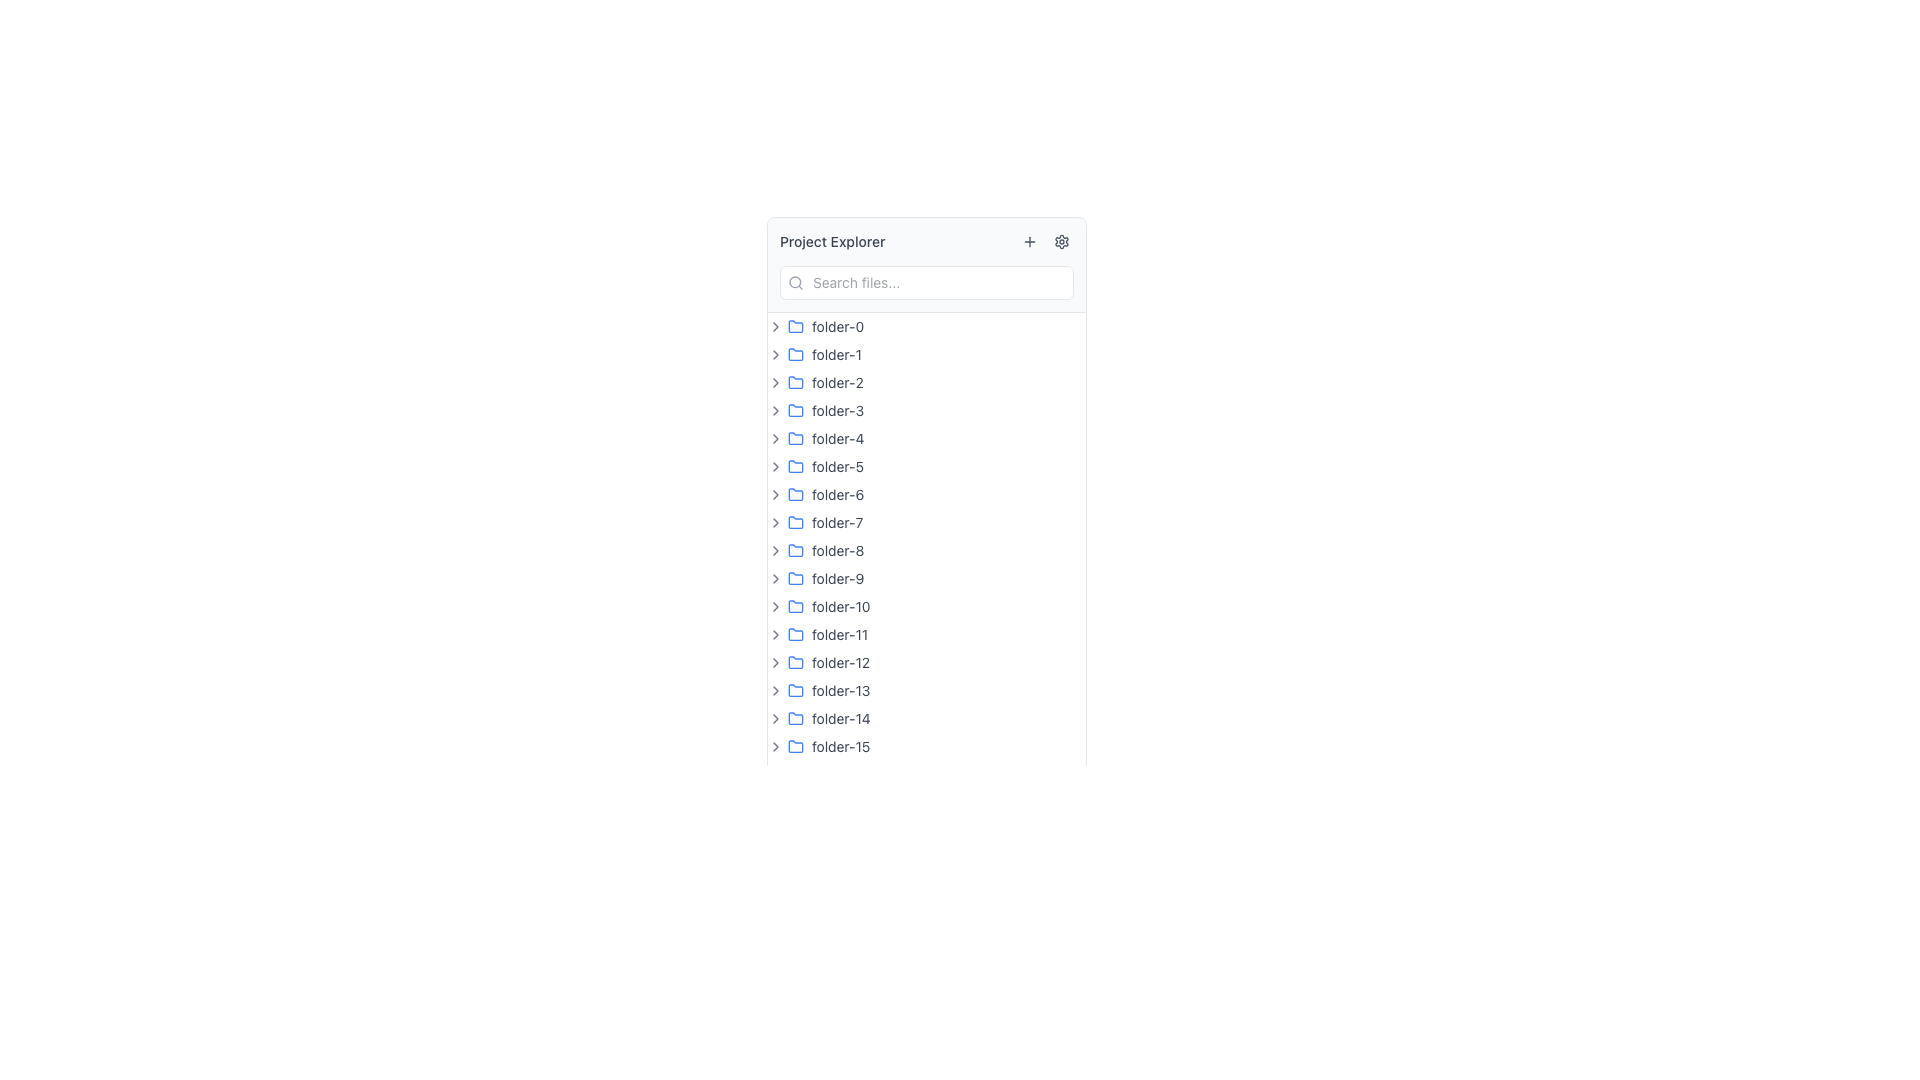  Describe the element at coordinates (795, 663) in the screenshot. I see `the folder icon representing 'folder-12' in the vertical file tree structure to interact with it` at that location.